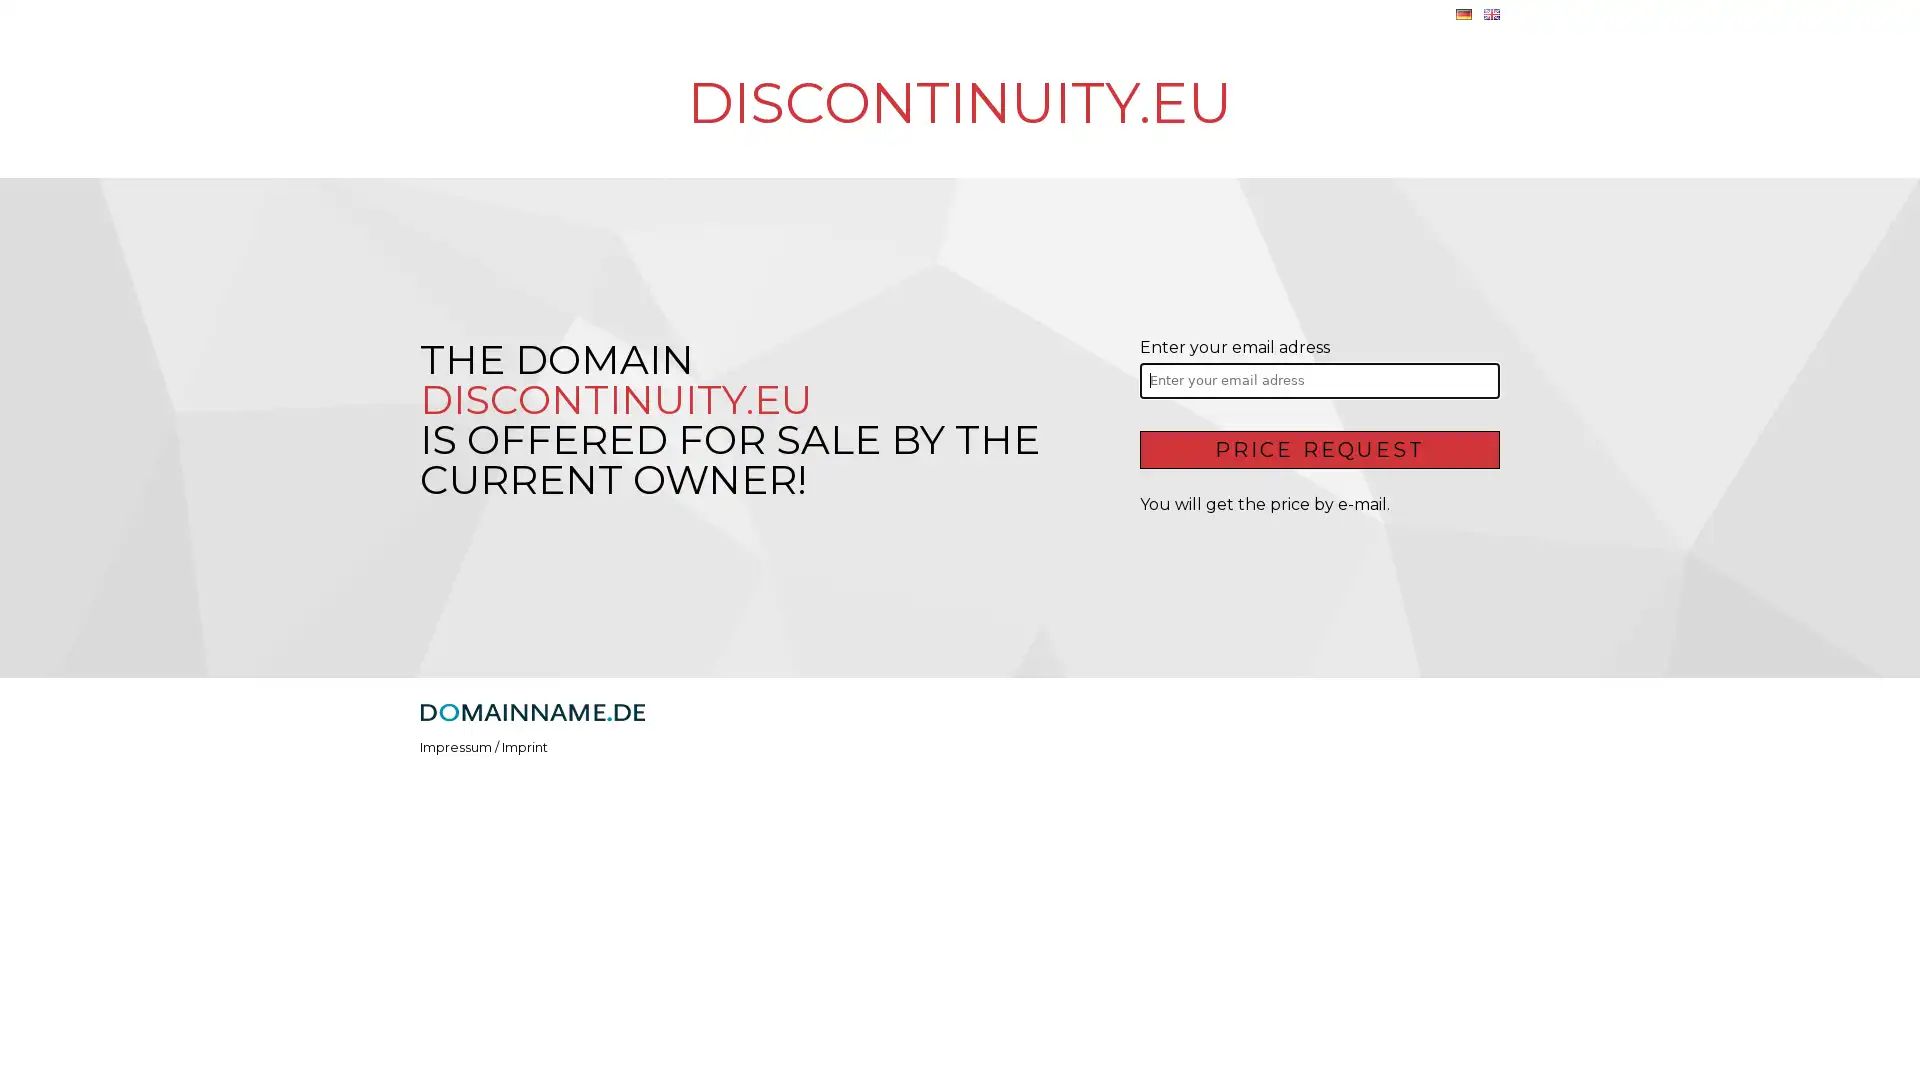  Describe the element at coordinates (1319, 447) in the screenshot. I see `PRICE REQUEST` at that location.